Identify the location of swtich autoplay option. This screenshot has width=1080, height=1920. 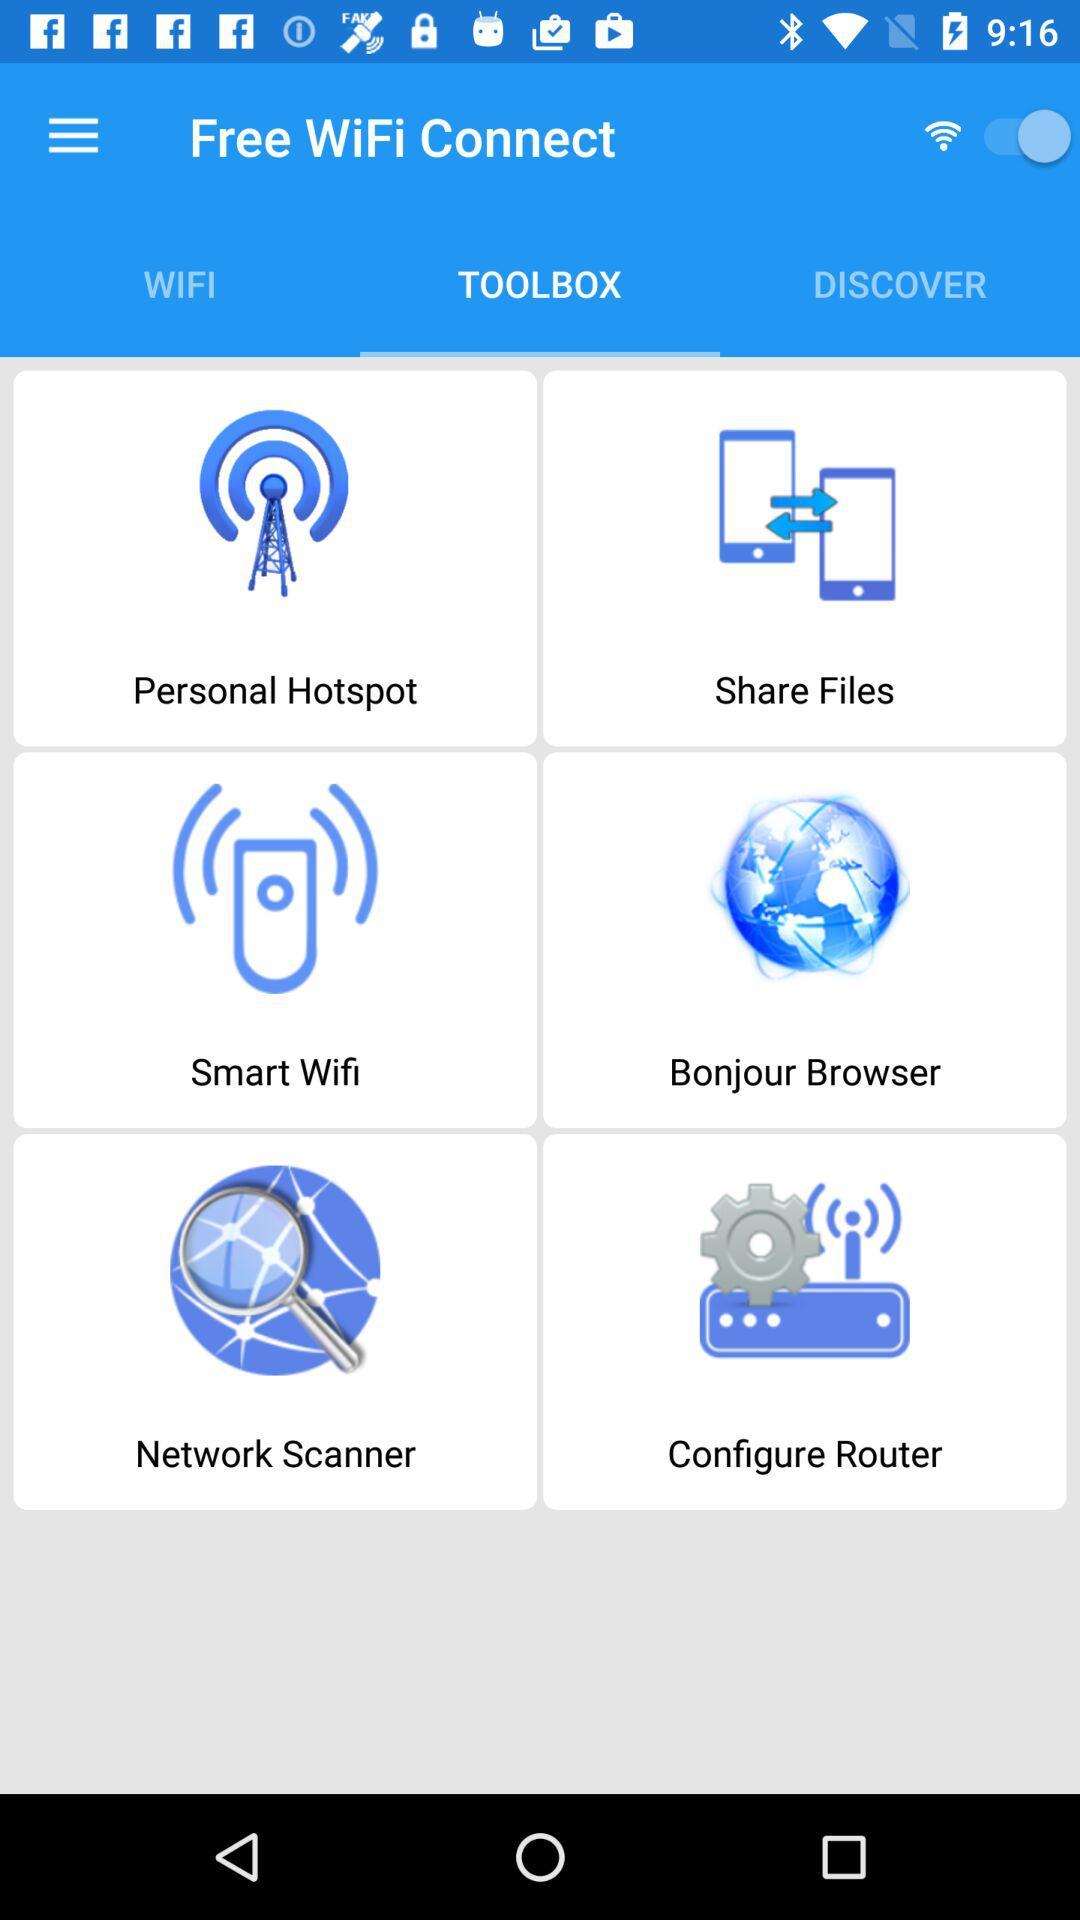
(1020, 135).